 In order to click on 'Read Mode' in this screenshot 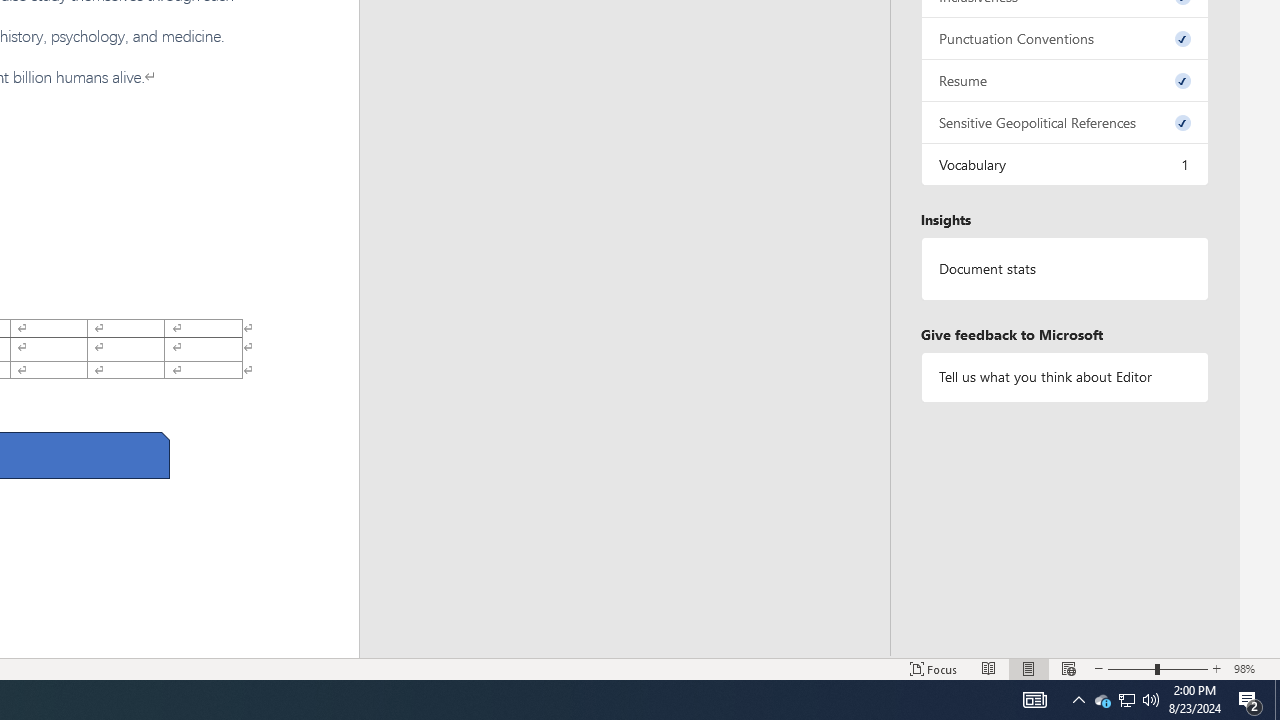, I will do `click(988, 669)`.